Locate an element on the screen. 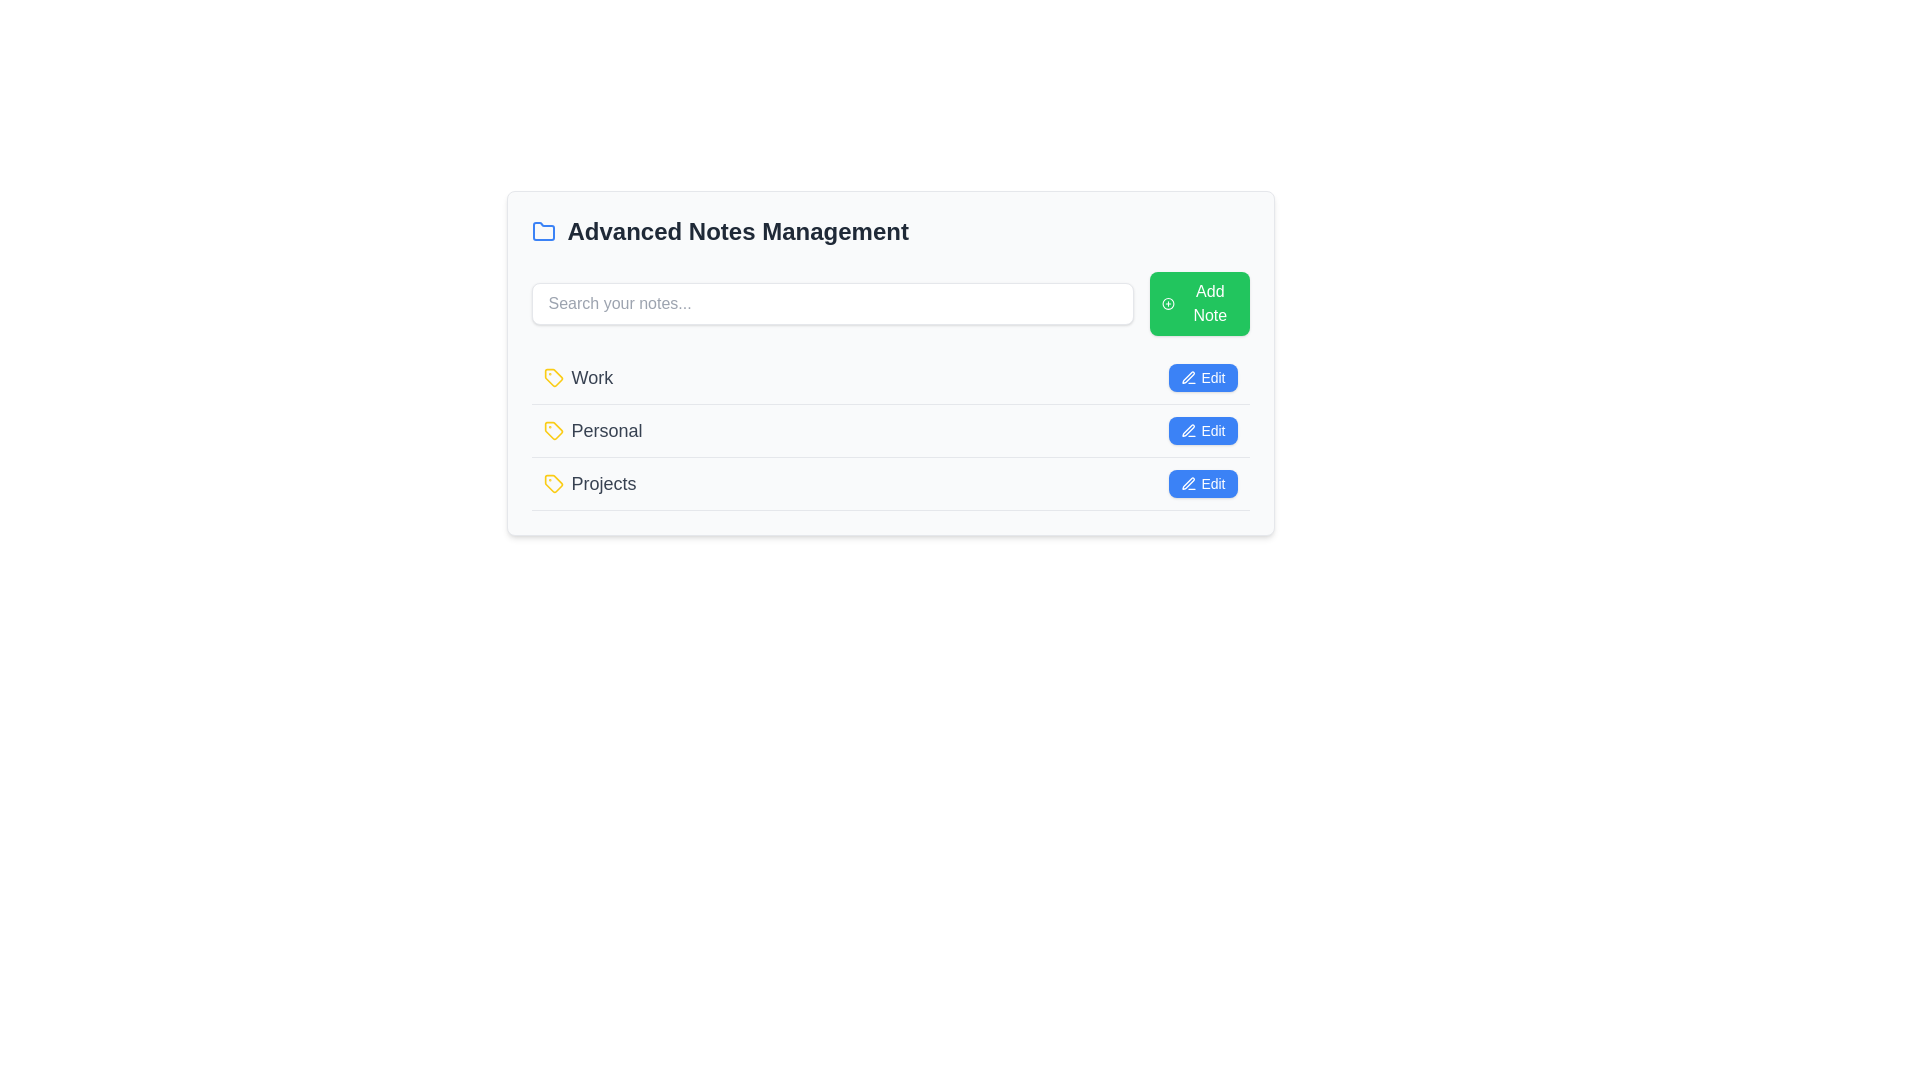  the decorative icon located to the left of the 'Edit' button in the vertical list of items is located at coordinates (1189, 377).